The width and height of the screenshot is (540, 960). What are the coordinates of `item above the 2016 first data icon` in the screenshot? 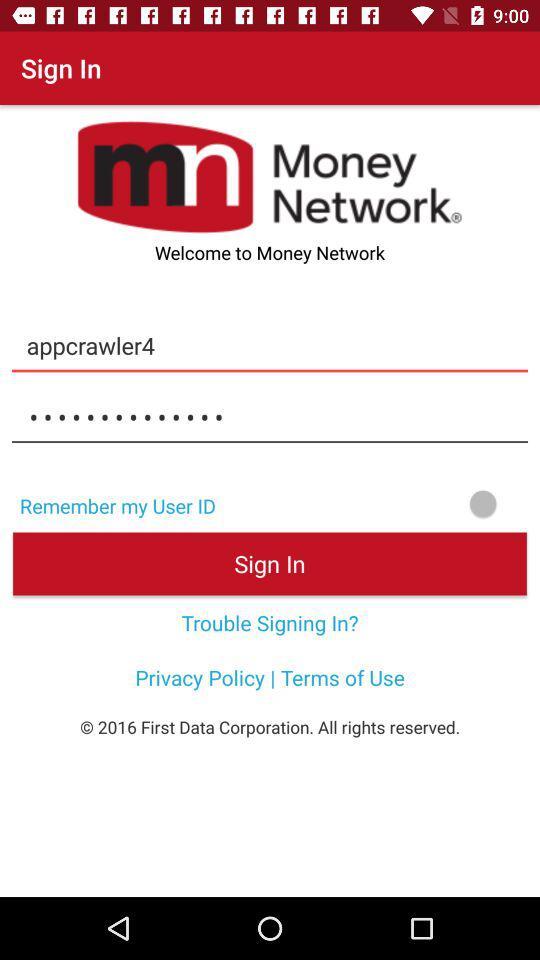 It's located at (270, 677).